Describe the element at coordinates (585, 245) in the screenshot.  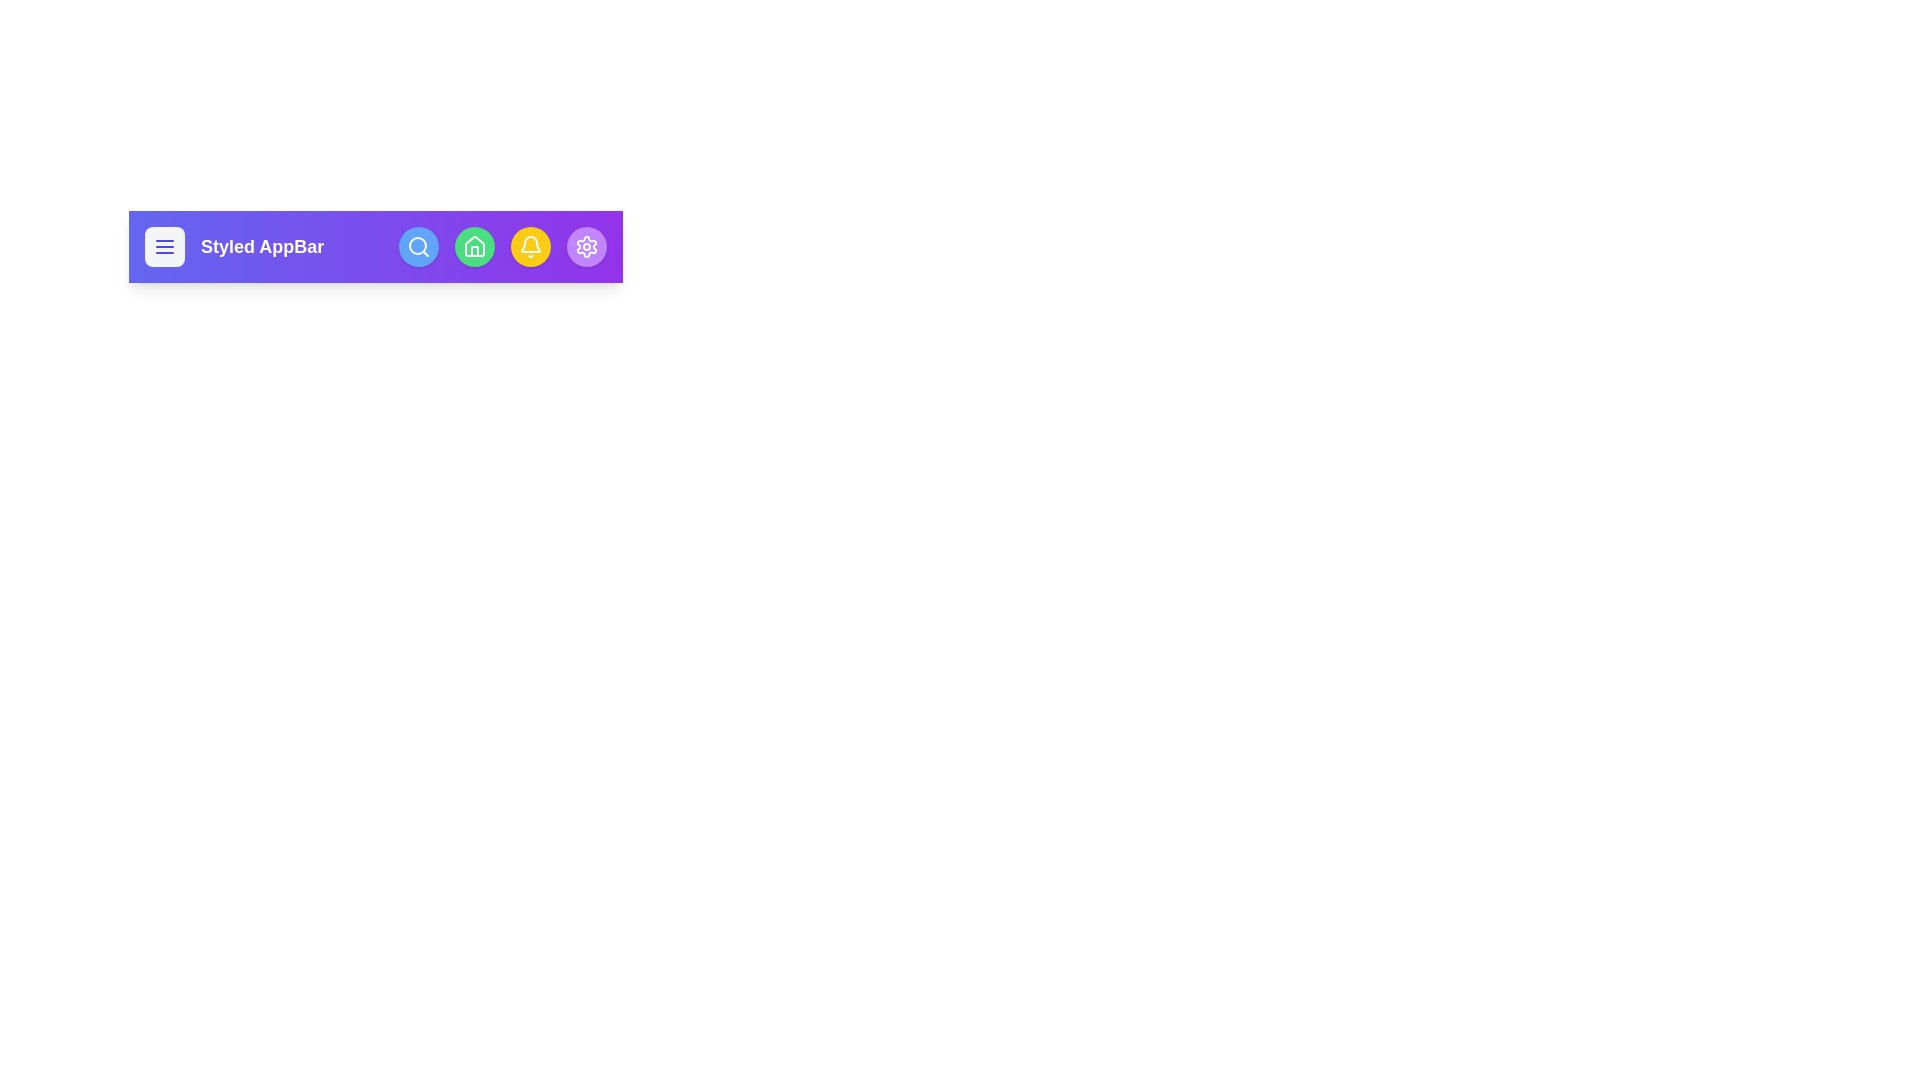
I see `the icon settings to observe its hover effect` at that location.